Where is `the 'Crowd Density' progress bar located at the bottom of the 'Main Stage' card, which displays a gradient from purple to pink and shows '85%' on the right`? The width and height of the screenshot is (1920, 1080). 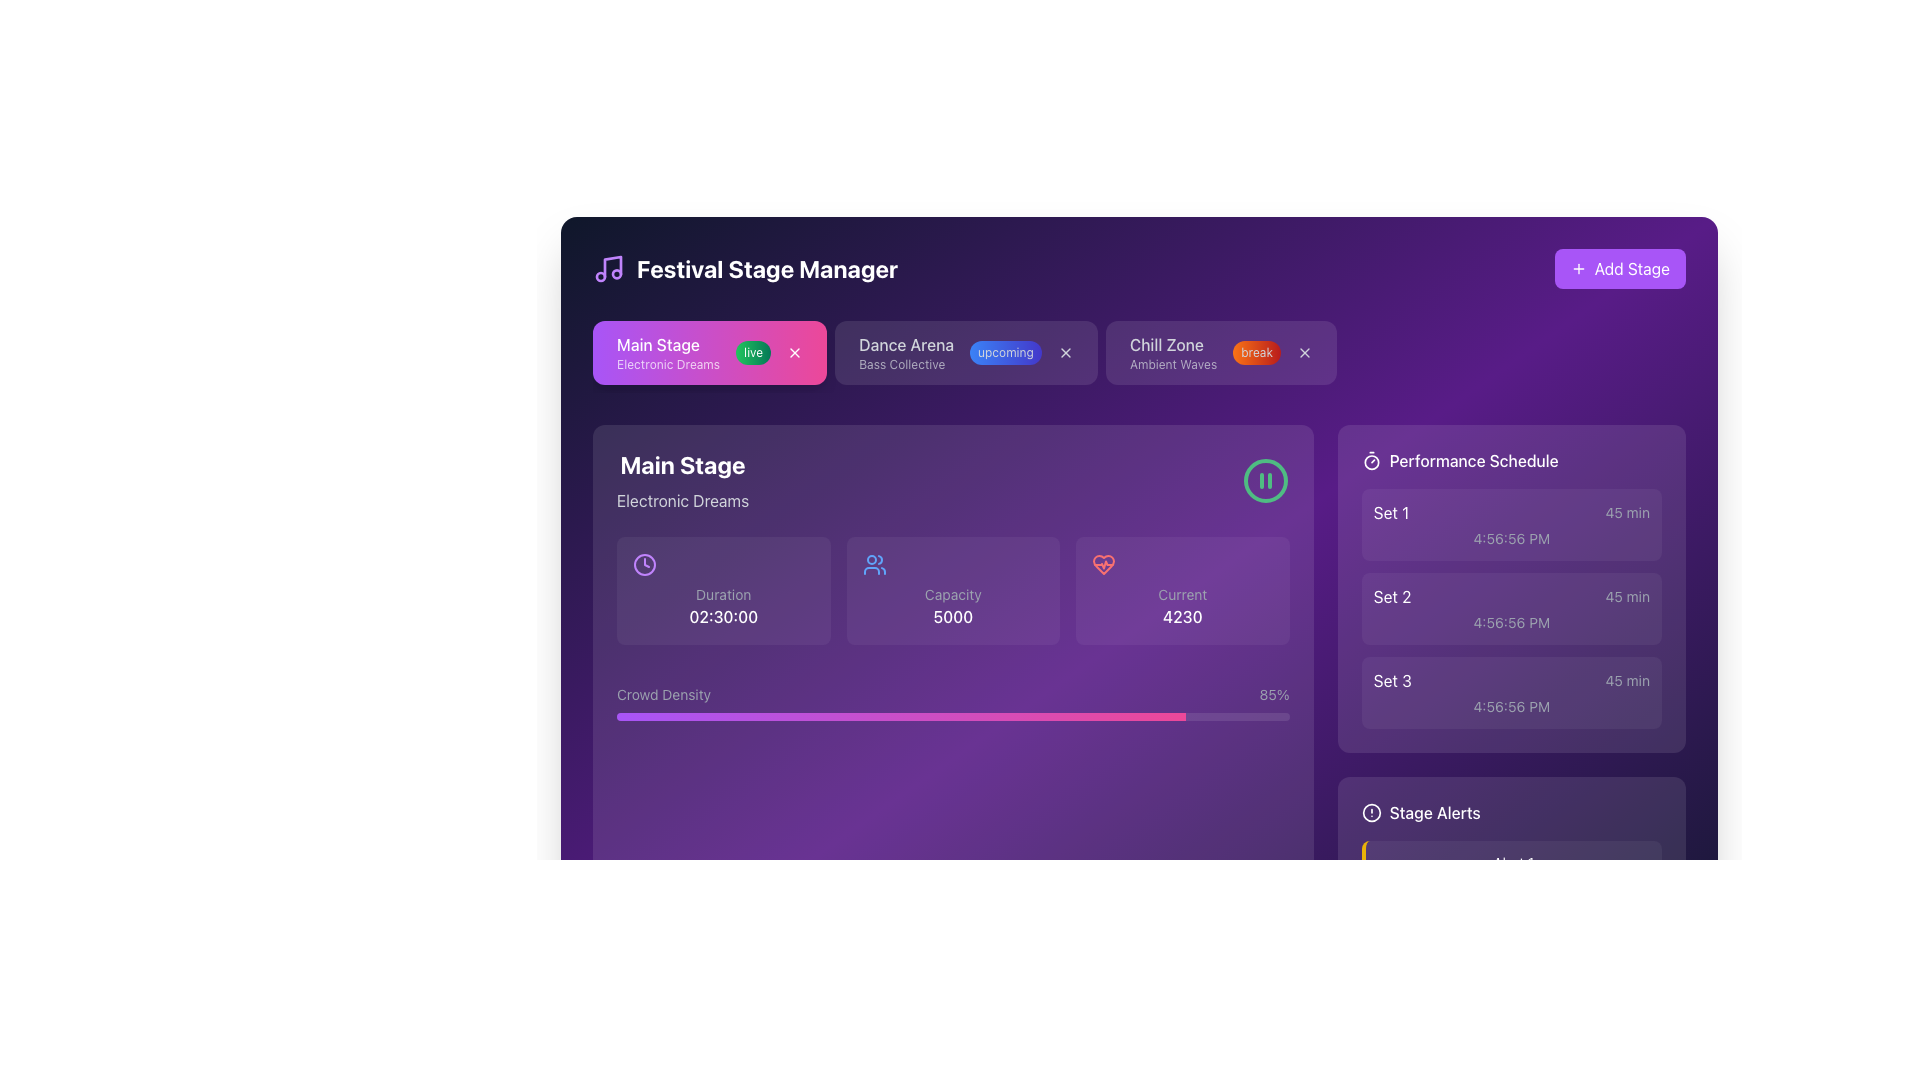 the 'Crowd Density' progress bar located at the bottom of the 'Main Stage' card, which displays a gradient from purple to pink and shows '85%' on the right is located at coordinates (952, 693).